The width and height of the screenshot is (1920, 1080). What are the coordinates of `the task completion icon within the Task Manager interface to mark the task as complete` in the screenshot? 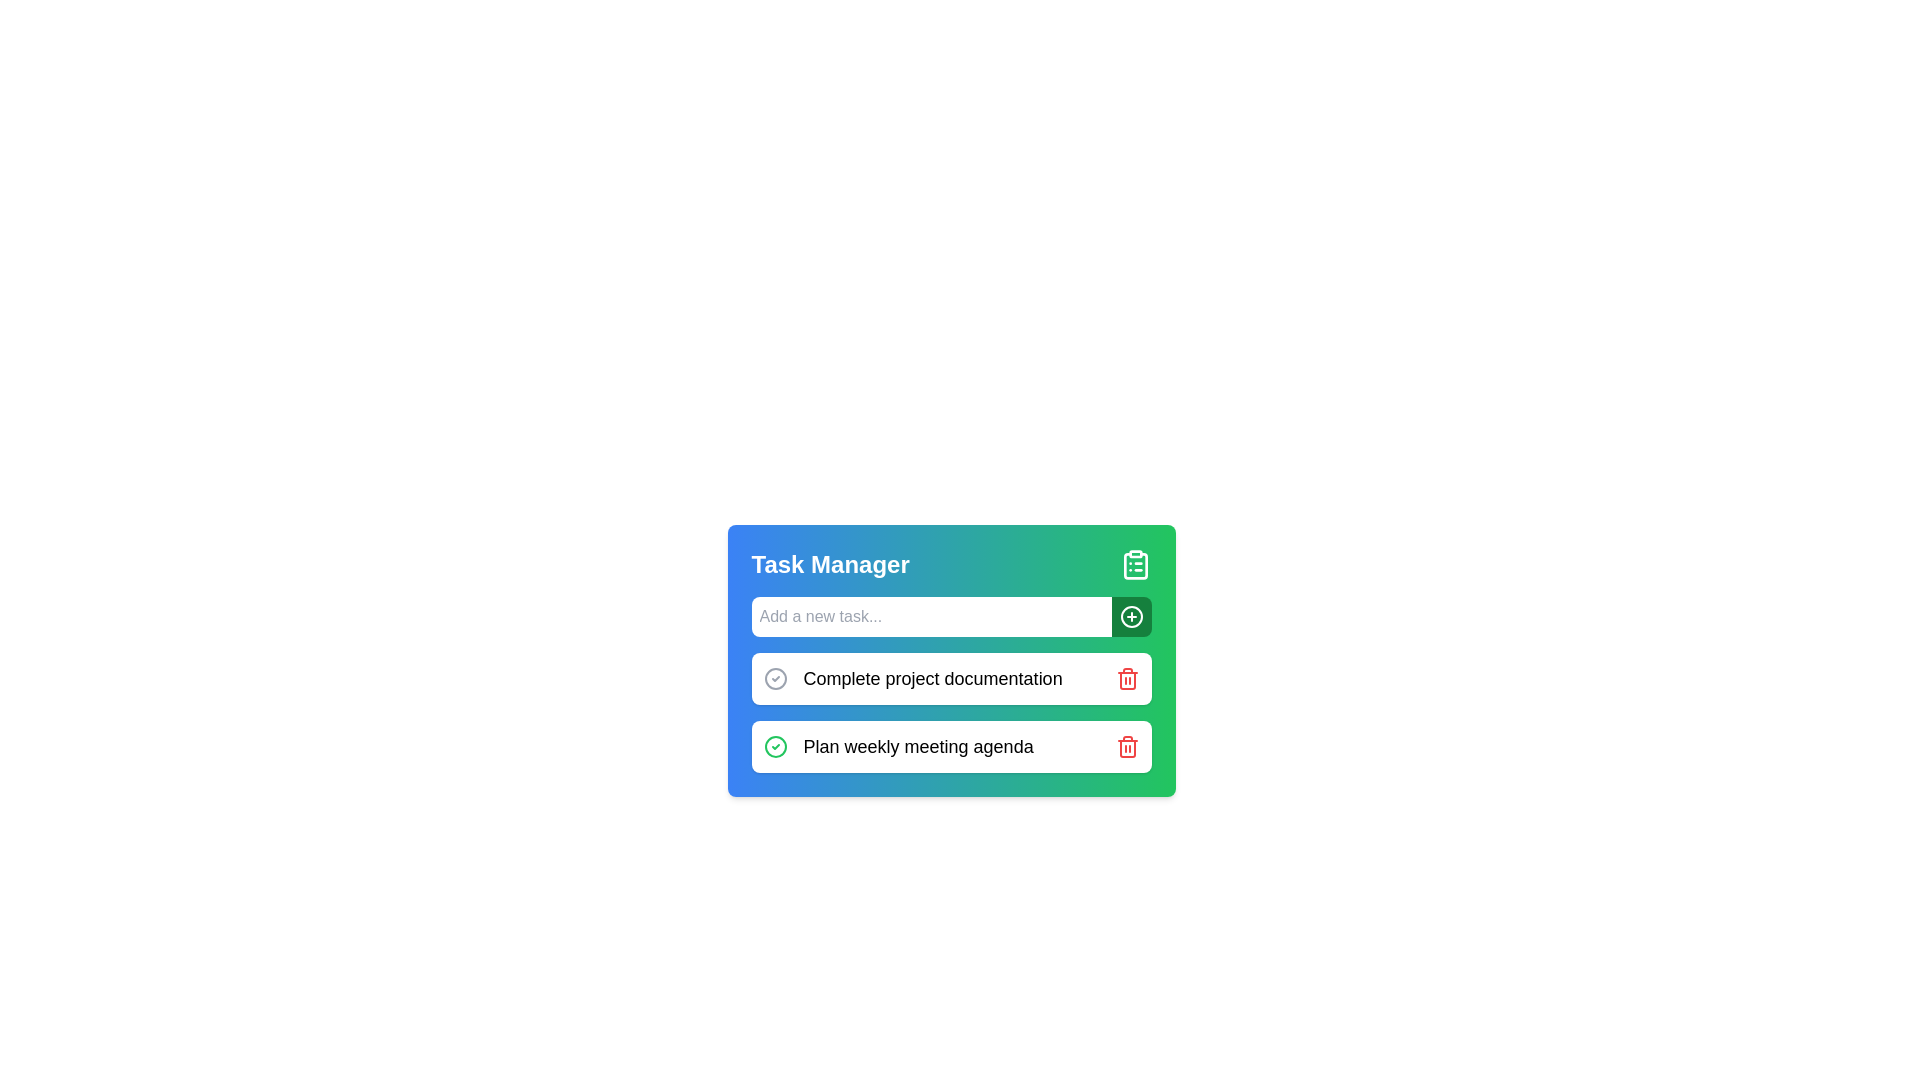 It's located at (950, 718).